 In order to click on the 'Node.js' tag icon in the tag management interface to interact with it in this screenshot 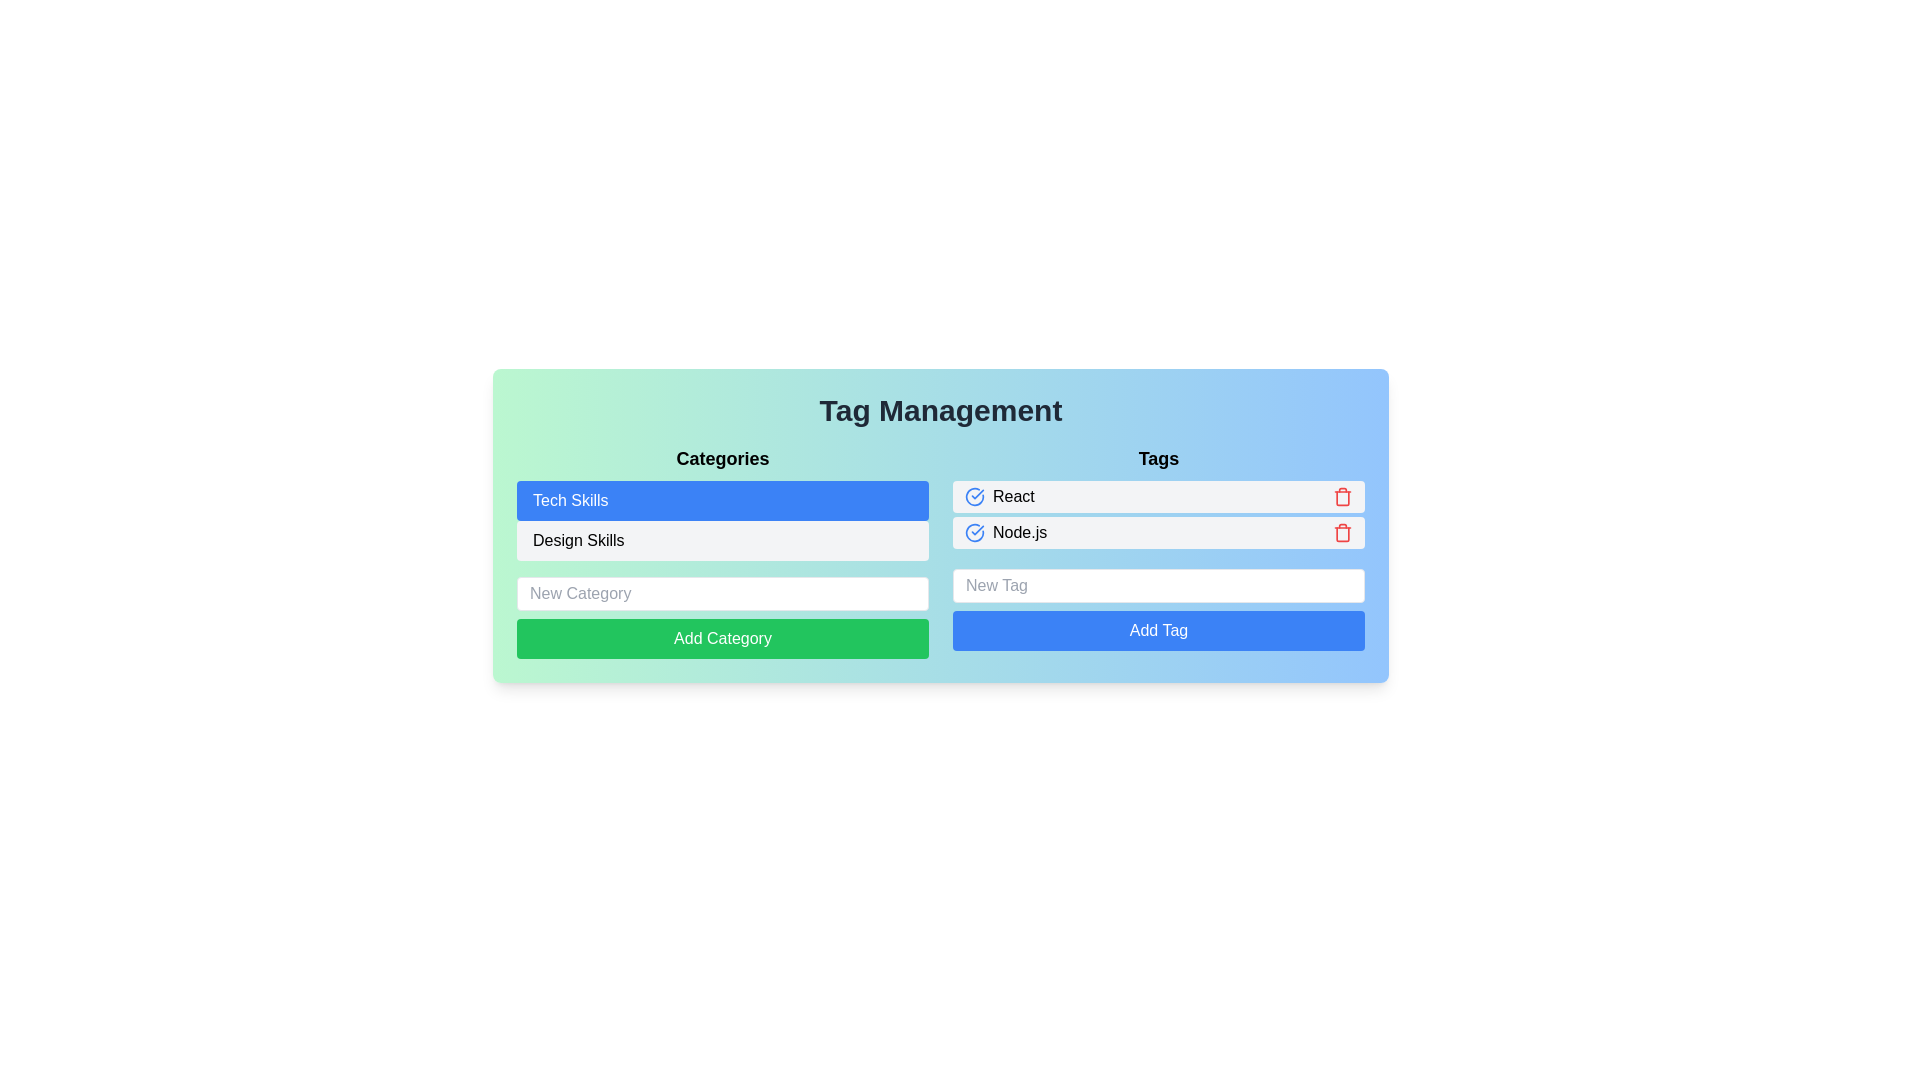, I will do `click(1006, 531)`.